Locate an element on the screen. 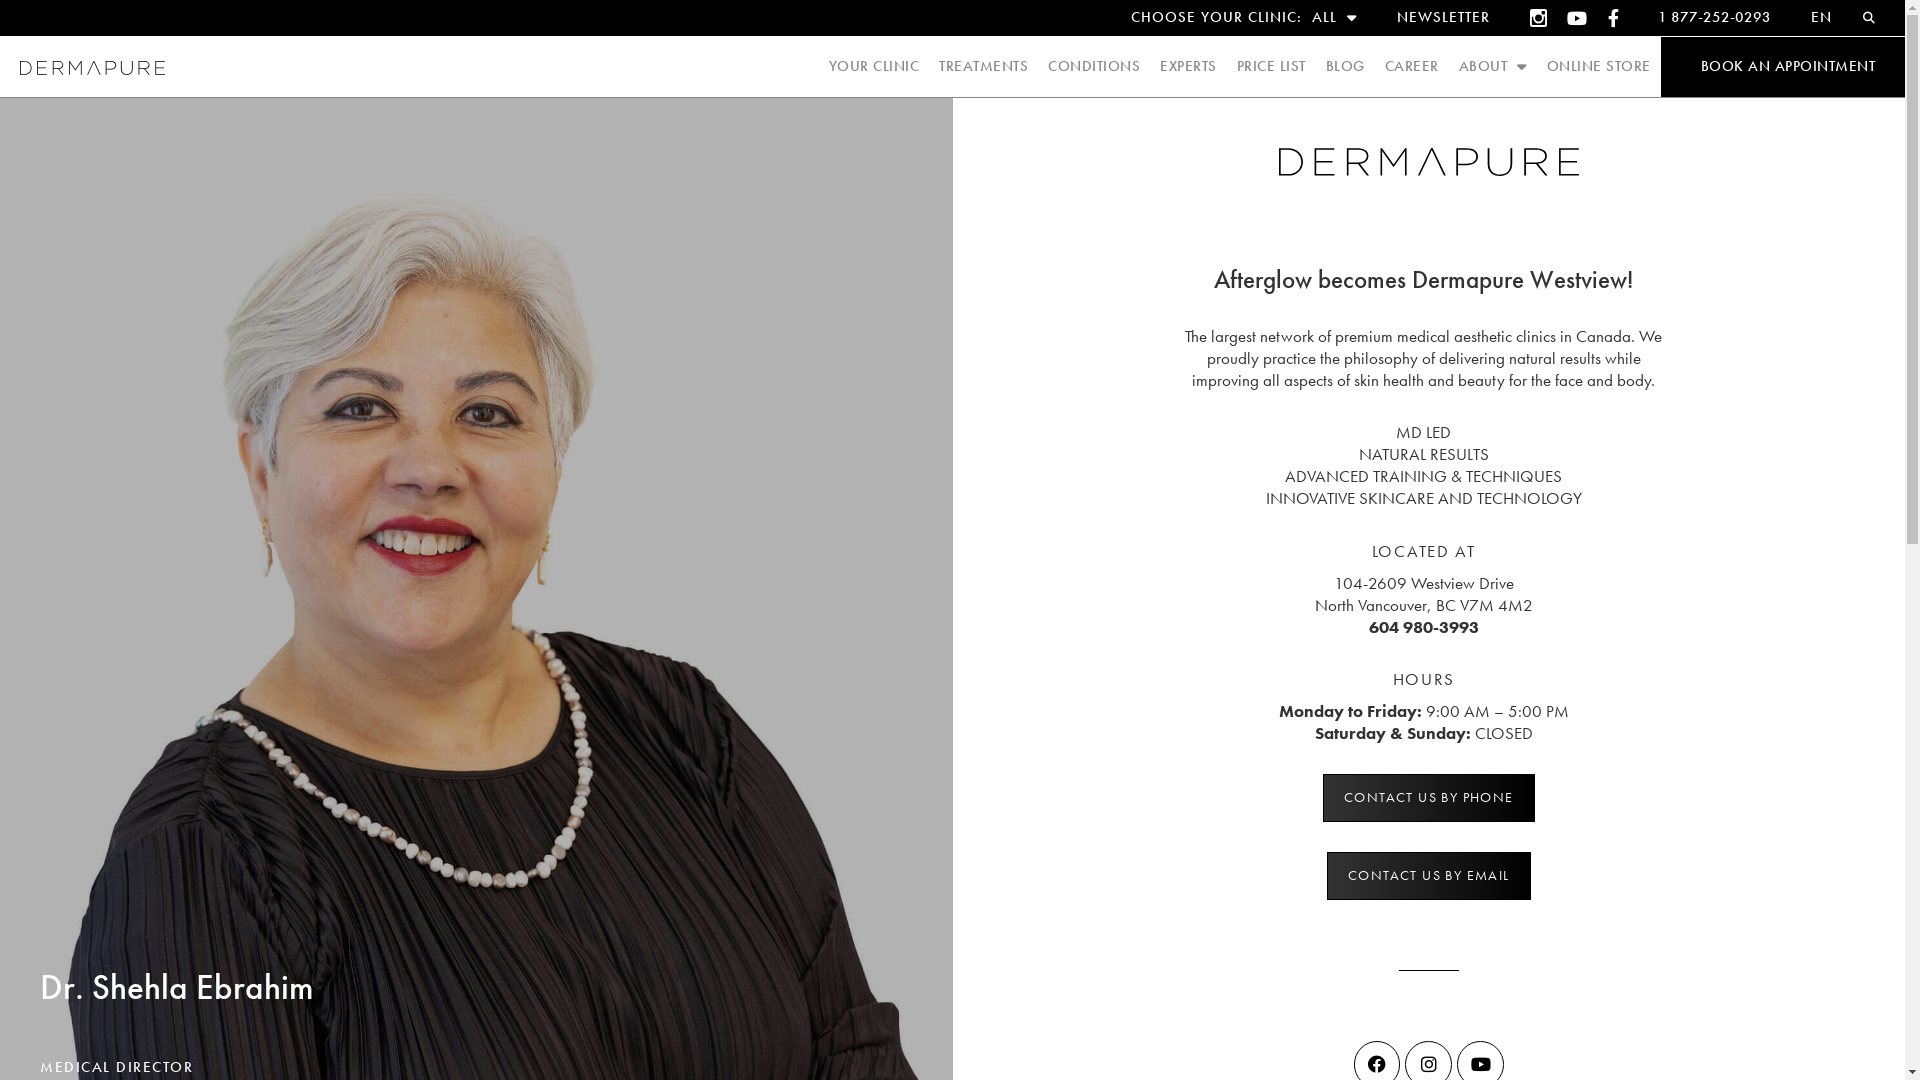 The width and height of the screenshot is (1920, 1080). 'TREATMENTS' is located at coordinates (983, 65).